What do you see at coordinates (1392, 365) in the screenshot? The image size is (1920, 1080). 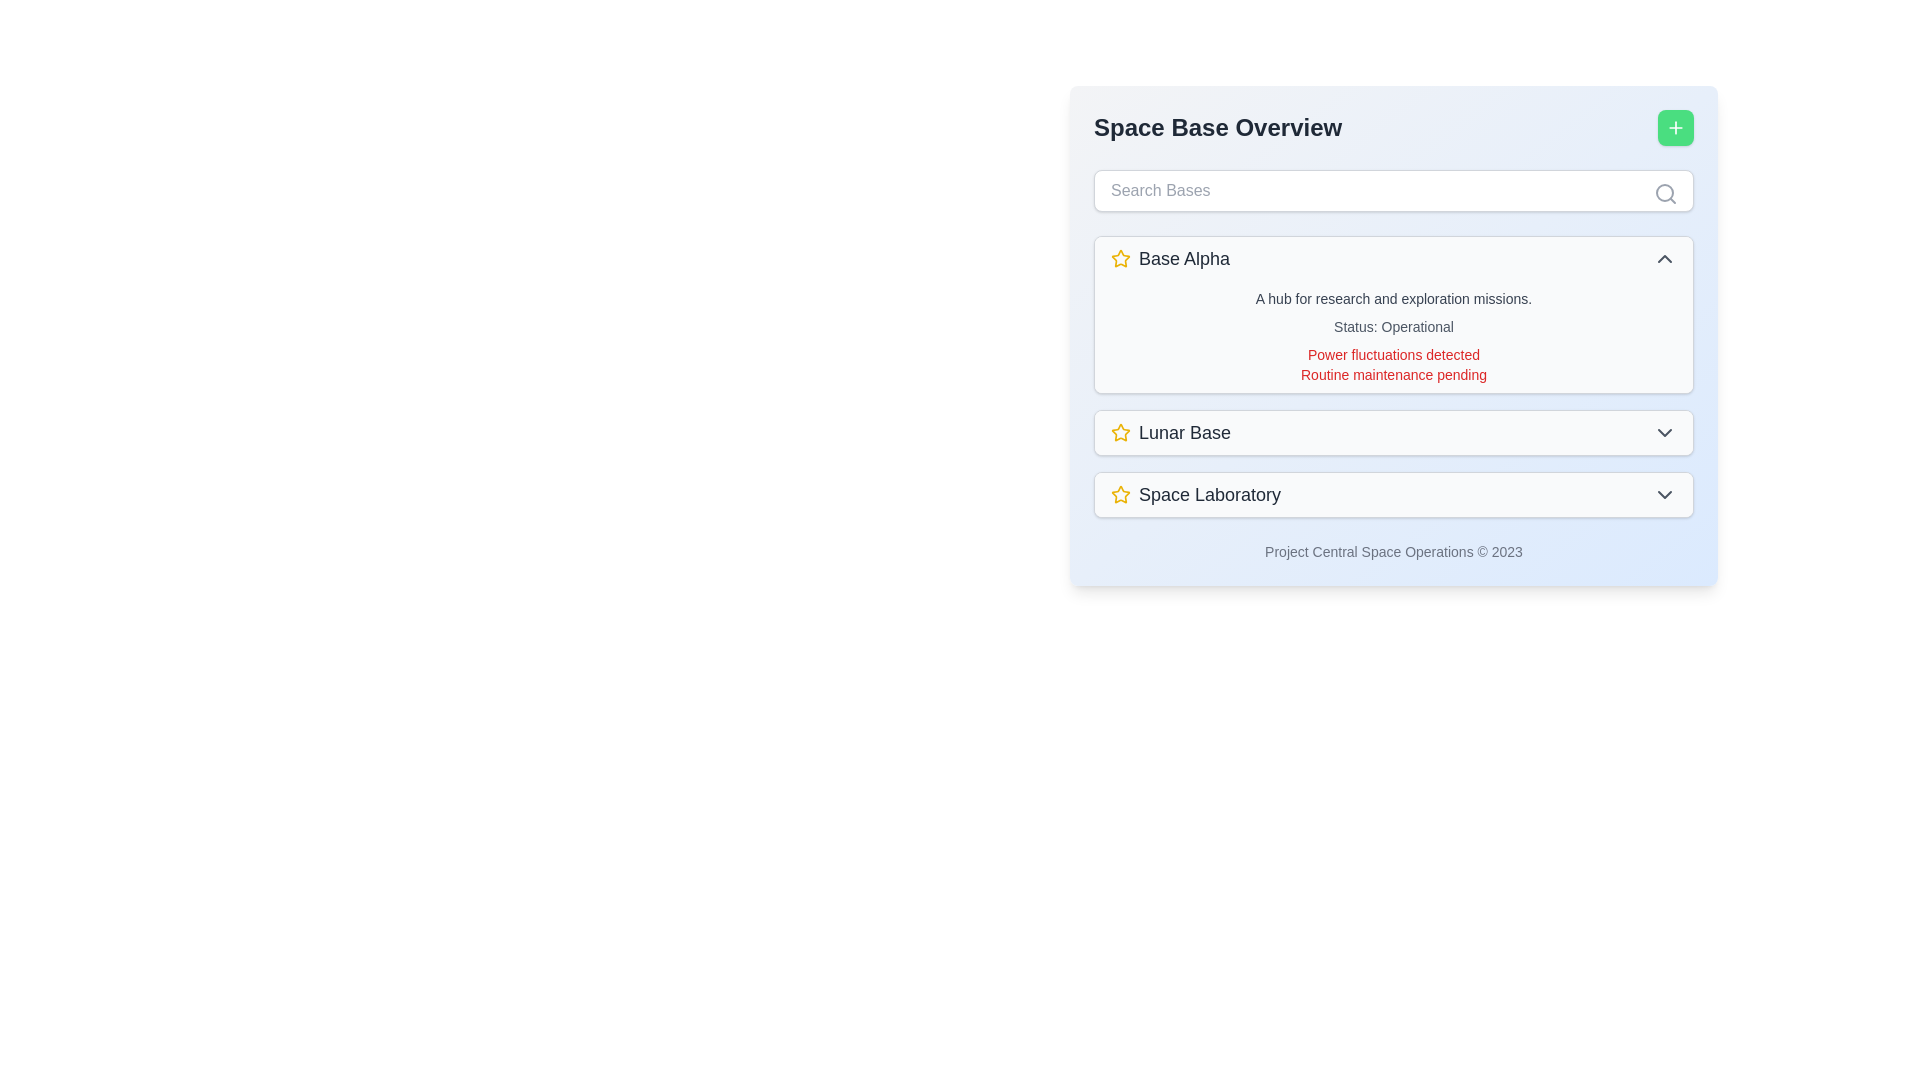 I see `the Text block that displays critical alerts or status messages relevant to the 'Base Alpha' section, located directly below 'Status: Operational.'` at bounding box center [1392, 365].